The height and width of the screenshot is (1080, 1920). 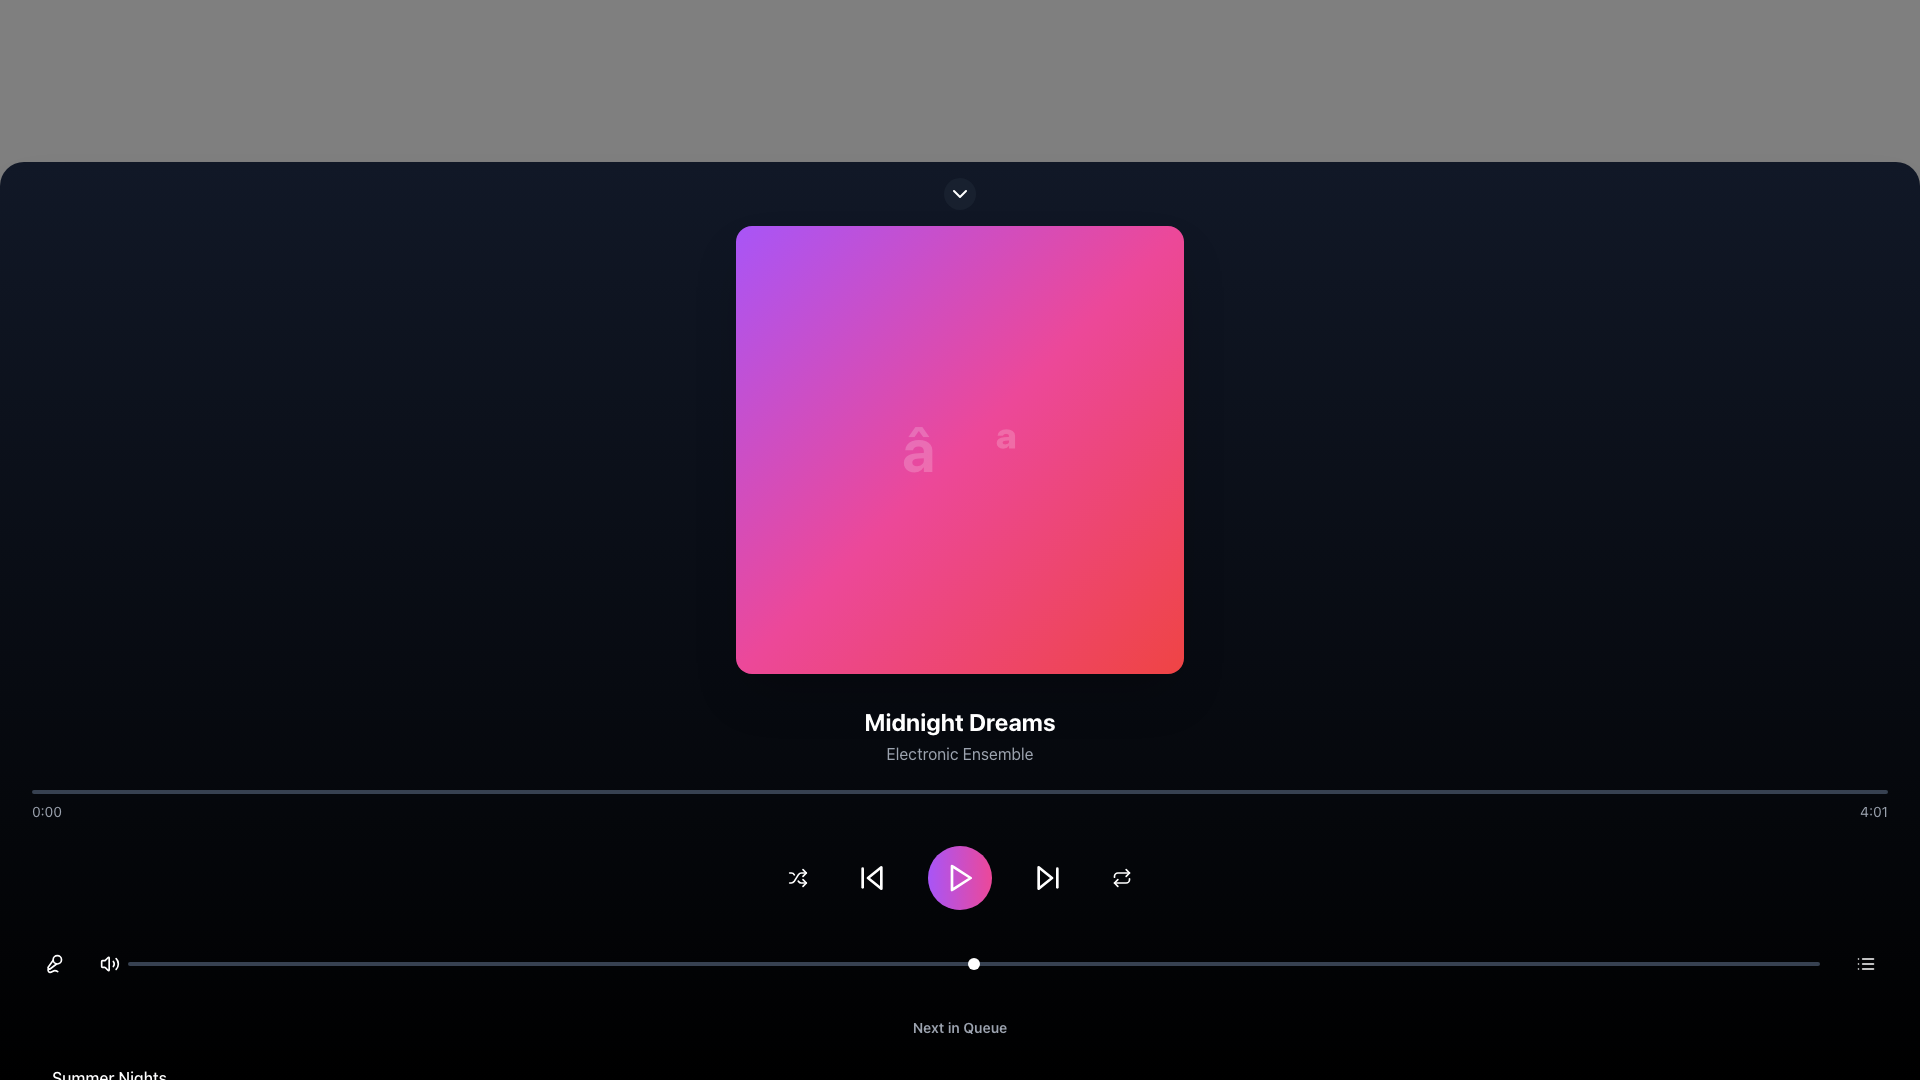 I want to click on the timeline position, so click(x=313, y=963).